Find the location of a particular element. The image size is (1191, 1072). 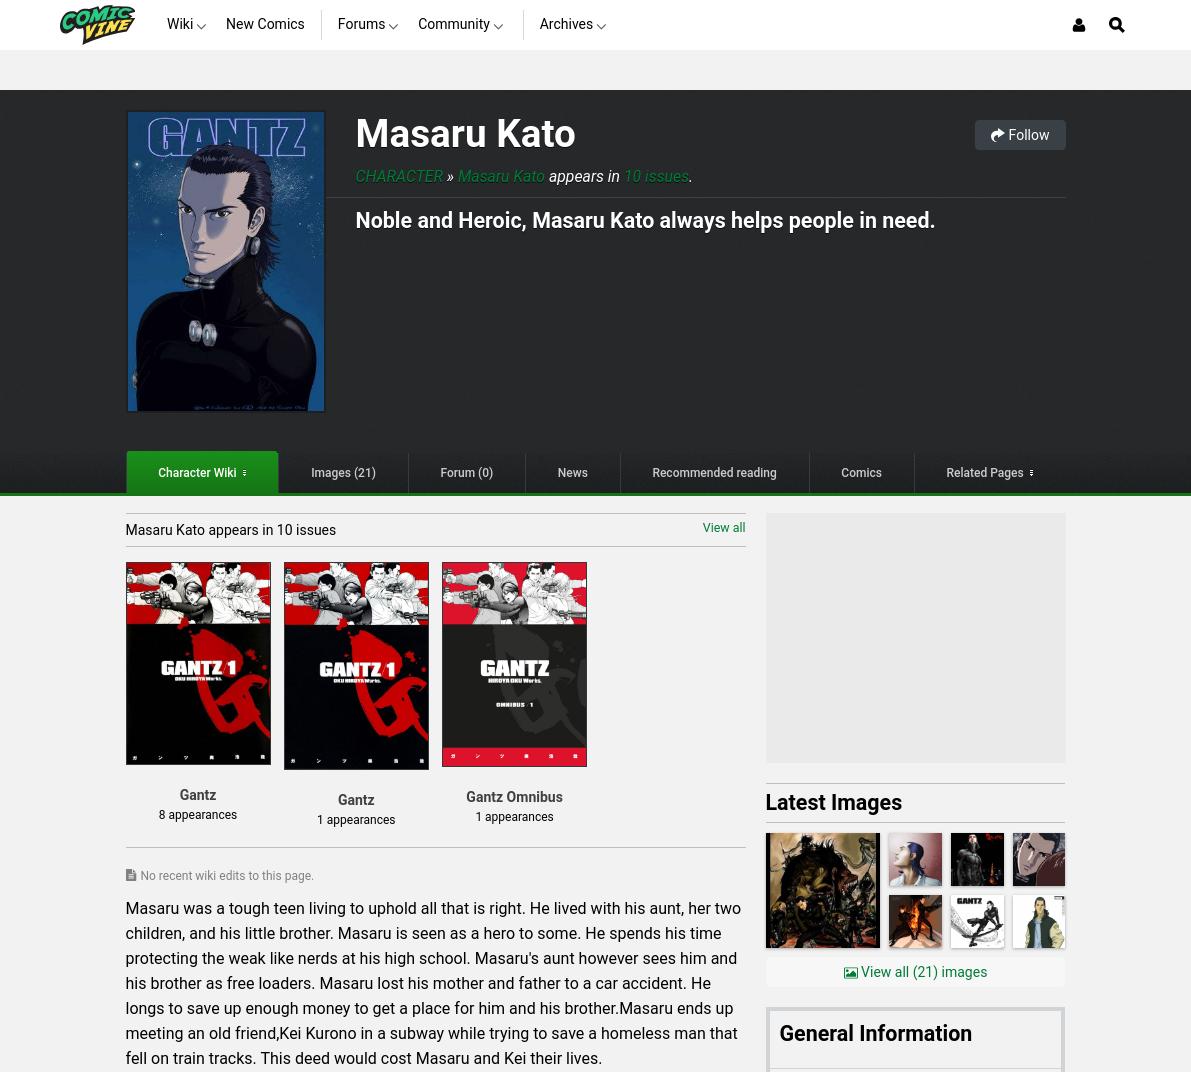

'Masaru was a tough teen living to uphold all that is right. He lived with his aunt, her two children, and his little brother. Masaru is seen as a hero to some. He spends his time protecting the weak like nerds at his high school. Masaru's aunt however sees him and his brother as free loaders. Masaru lost his mother and father to a car accident. He longs to save up enough money to get a place for him and his brother.Masaru ends up meeting an old friend,Kei Kurono in a subway while trying to save a homeless man that fell on train tracks. This deed would cost Masaru and Kei their lives.' is located at coordinates (432, 981).